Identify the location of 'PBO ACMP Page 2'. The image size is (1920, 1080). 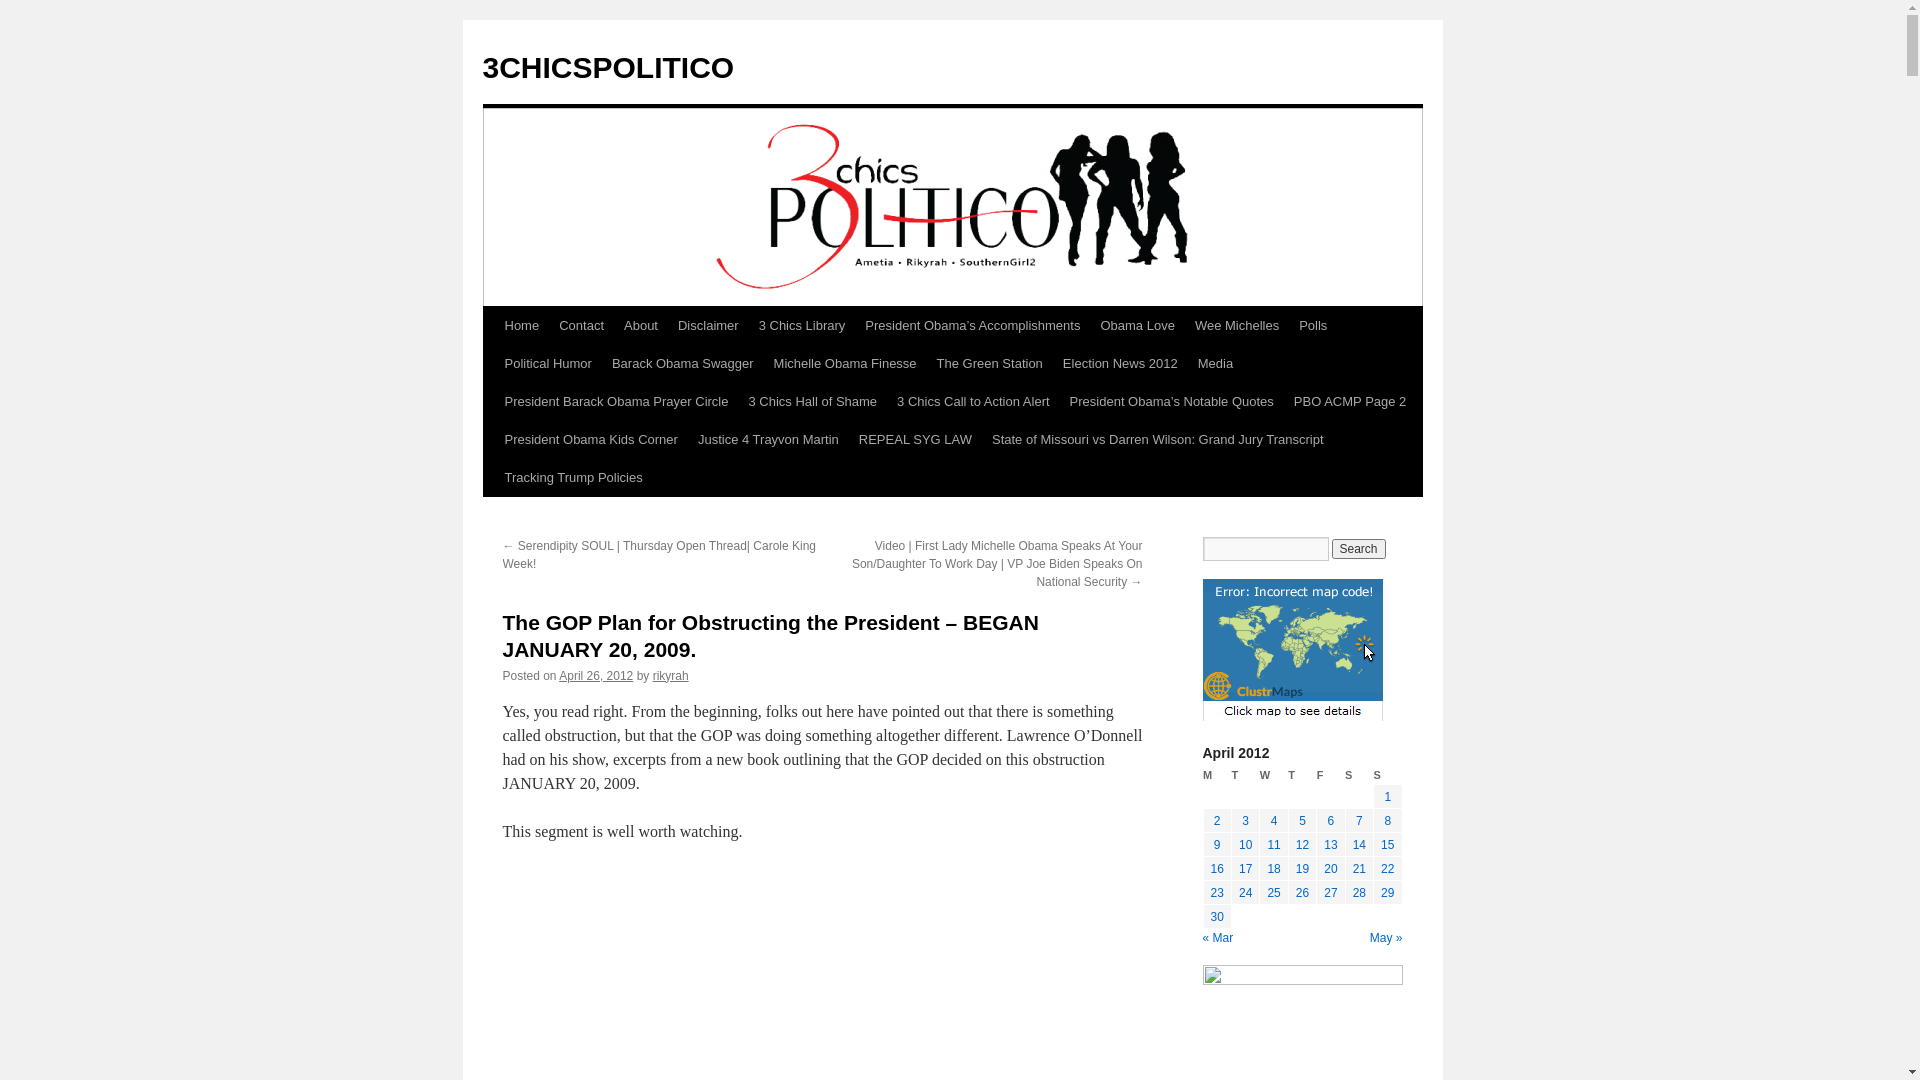
(1350, 401).